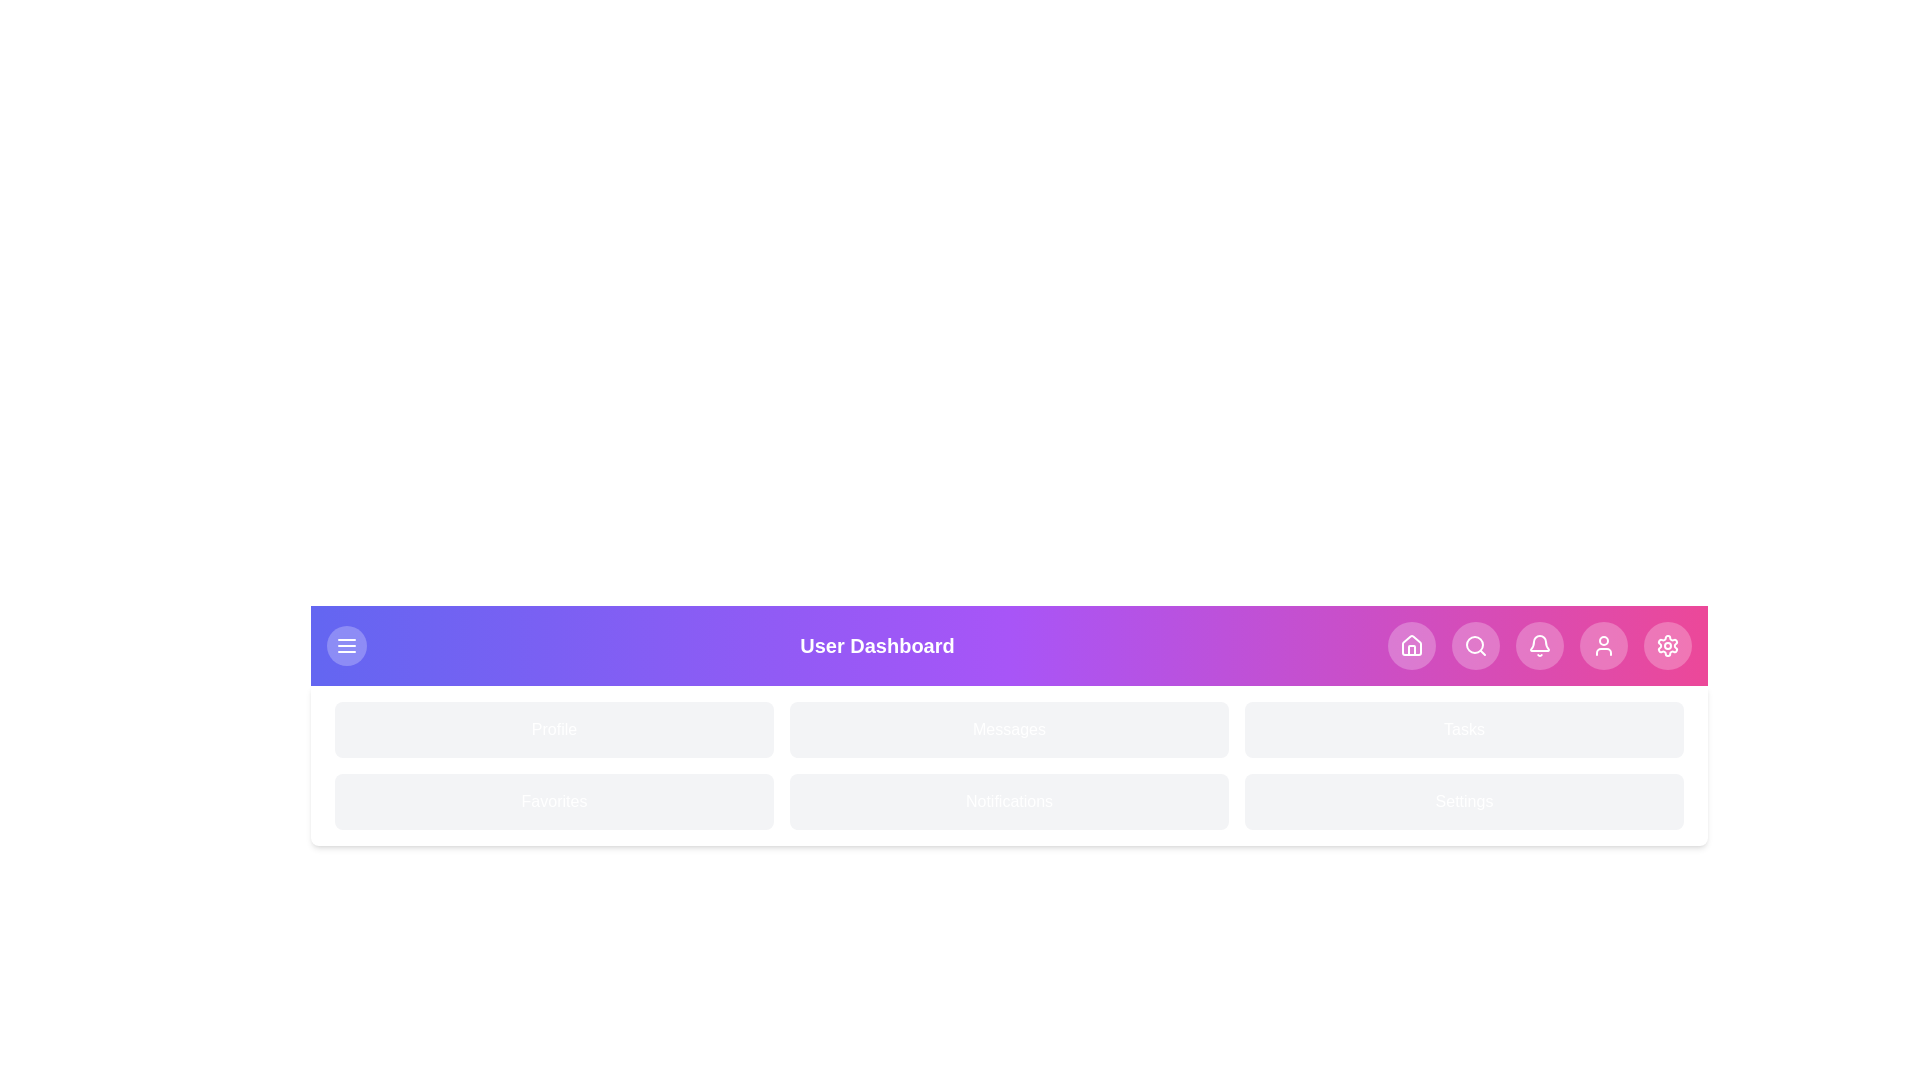  Describe the element at coordinates (1539, 645) in the screenshot. I see `the navigation button corresponding to Notifications` at that location.